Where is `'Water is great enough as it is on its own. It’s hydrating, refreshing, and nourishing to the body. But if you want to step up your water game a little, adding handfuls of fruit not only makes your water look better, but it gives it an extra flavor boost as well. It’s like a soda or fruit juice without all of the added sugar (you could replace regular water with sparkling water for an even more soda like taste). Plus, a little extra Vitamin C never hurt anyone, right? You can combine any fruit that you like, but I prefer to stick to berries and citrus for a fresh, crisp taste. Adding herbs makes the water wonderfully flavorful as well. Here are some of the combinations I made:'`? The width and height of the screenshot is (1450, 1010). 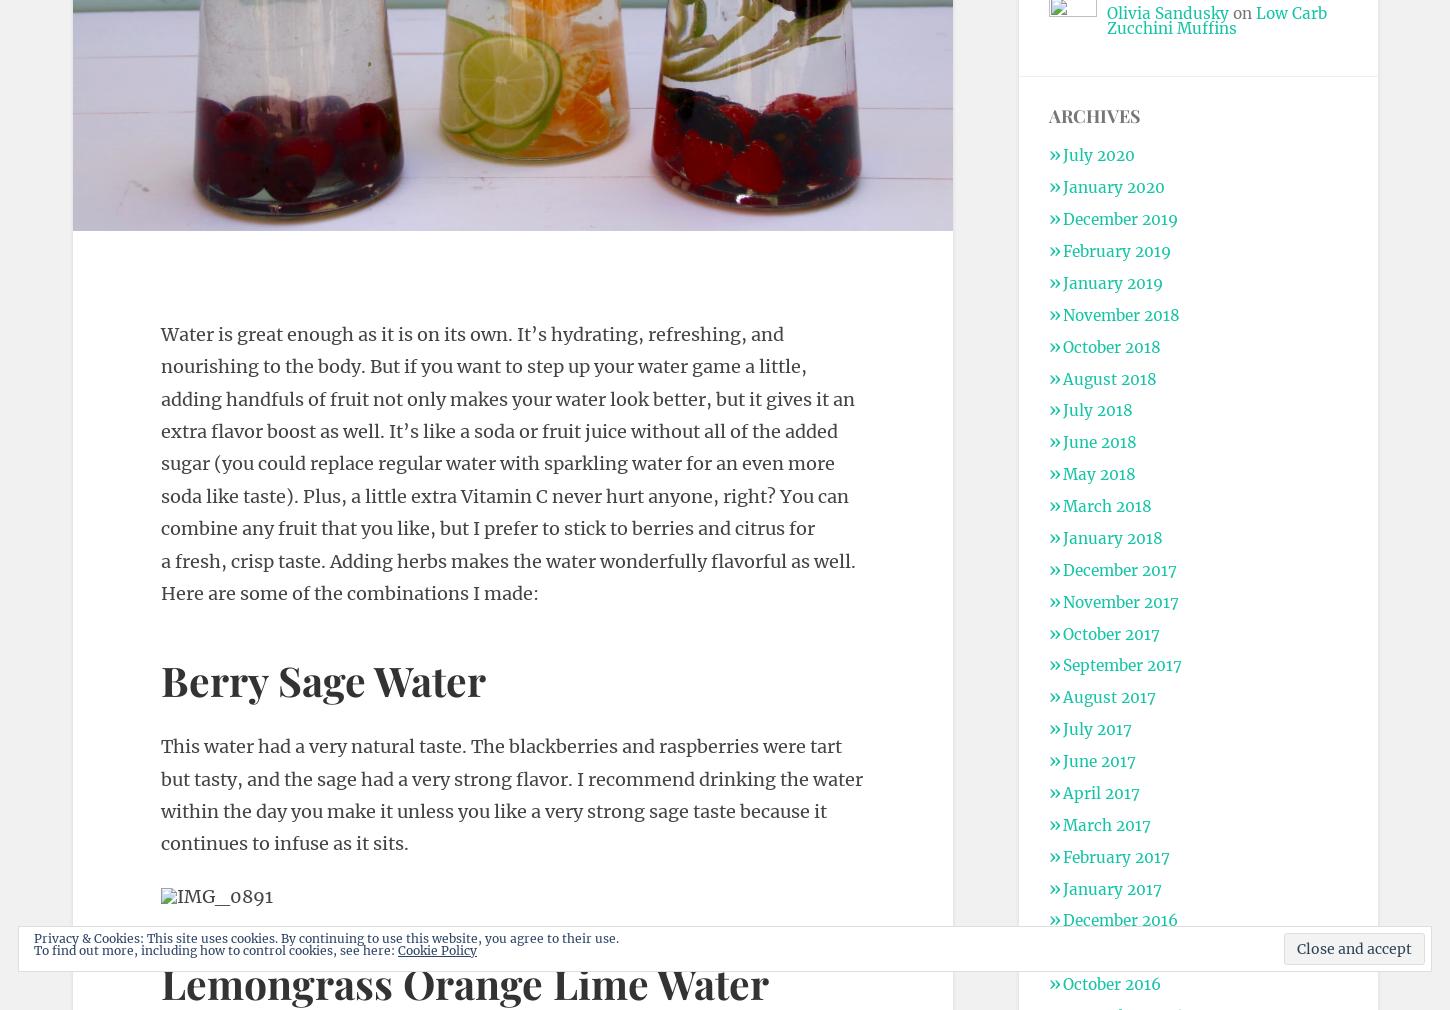
'Water is great enough as it is on its own. It’s hydrating, refreshing, and nourishing to the body. But if you want to step up your water game a little, adding handfuls of fruit not only makes your water look better, but it gives it an extra flavor boost as well. It’s like a soda or fruit juice without all of the added sugar (you could replace regular water with sparkling water for an even more soda like taste). Plus, a little extra Vitamin C never hurt anyone, right? You can combine any fruit that you like, but I prefer to stick to berries and citrus for a fresh, crisp taste. Adding herbs makes the water wonderfully flavorful as well. Here are some of the combinations I made:' is located at coordinates (507, 462).